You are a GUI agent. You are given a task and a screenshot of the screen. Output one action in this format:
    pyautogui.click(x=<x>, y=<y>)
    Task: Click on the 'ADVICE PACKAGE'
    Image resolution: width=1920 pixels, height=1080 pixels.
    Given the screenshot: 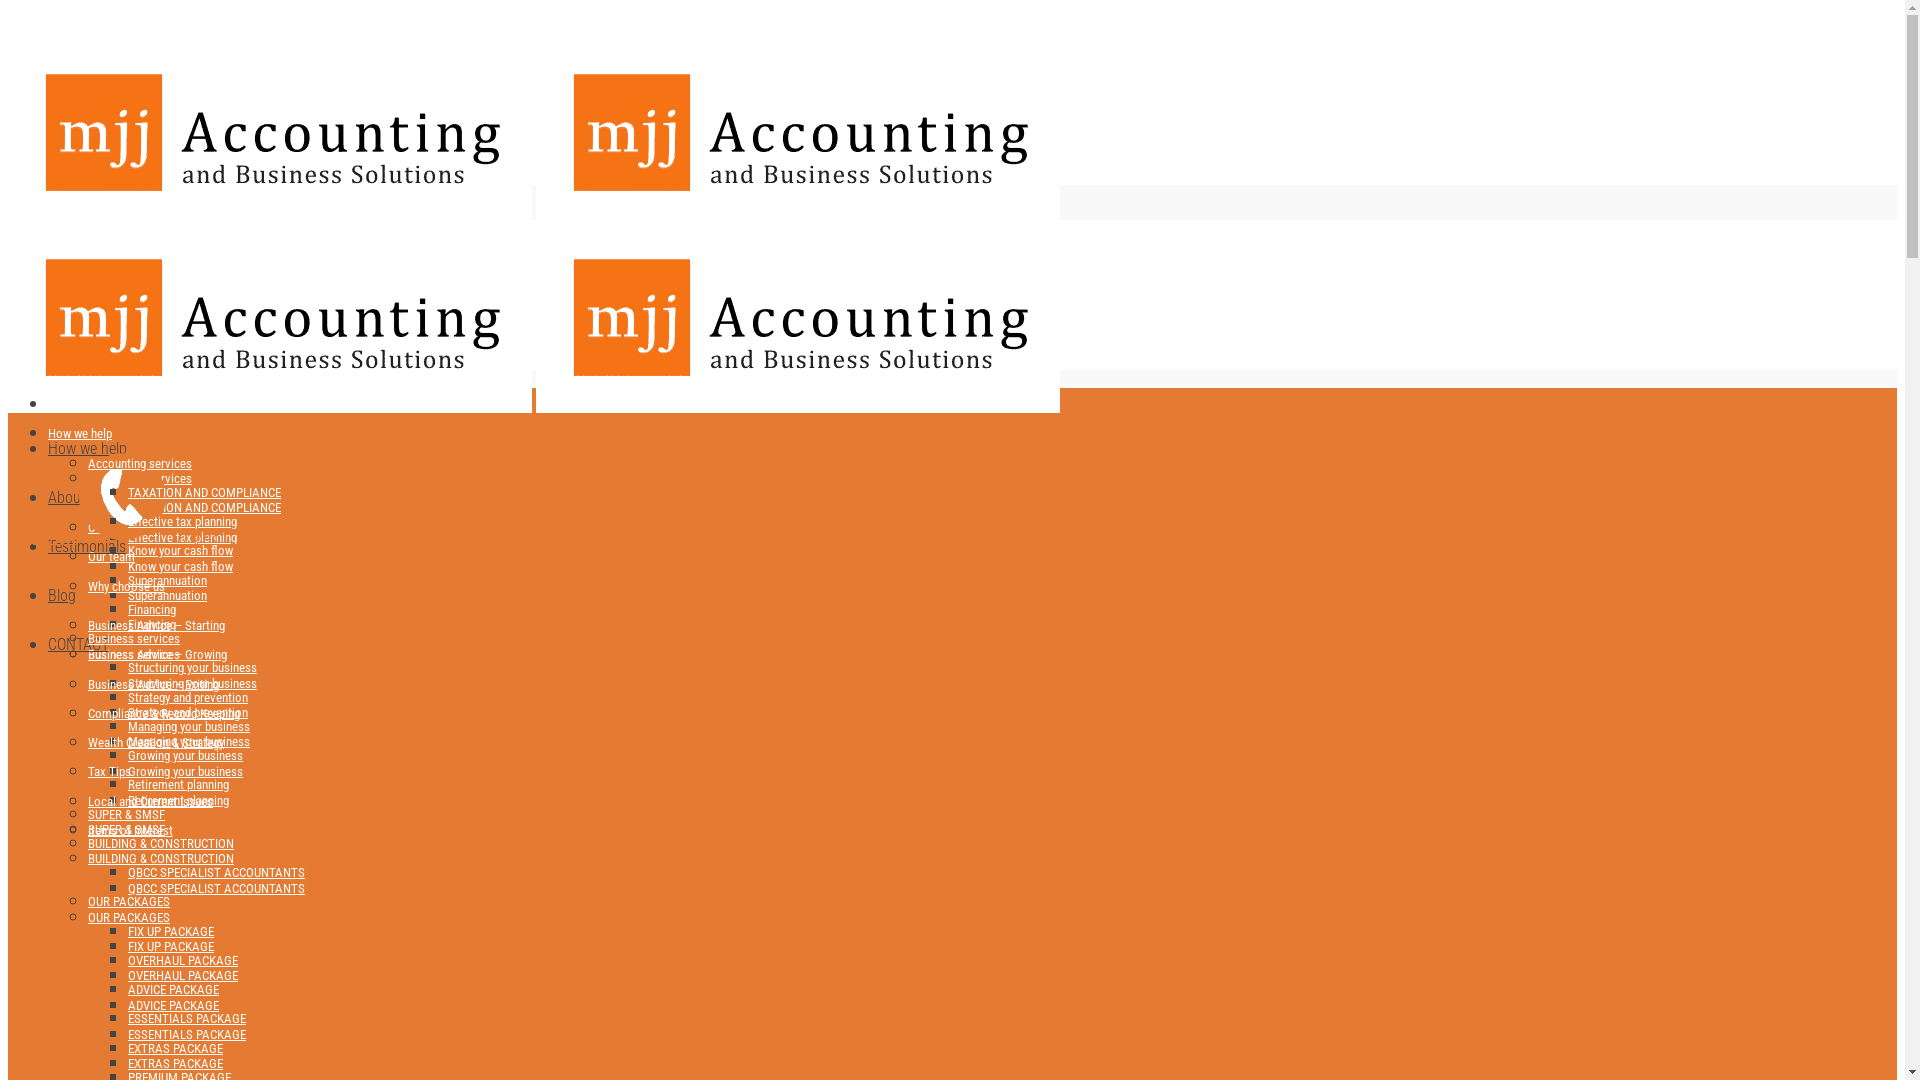 What is the action you would take?
    pyautogui.click(x=173, y=1005)
    